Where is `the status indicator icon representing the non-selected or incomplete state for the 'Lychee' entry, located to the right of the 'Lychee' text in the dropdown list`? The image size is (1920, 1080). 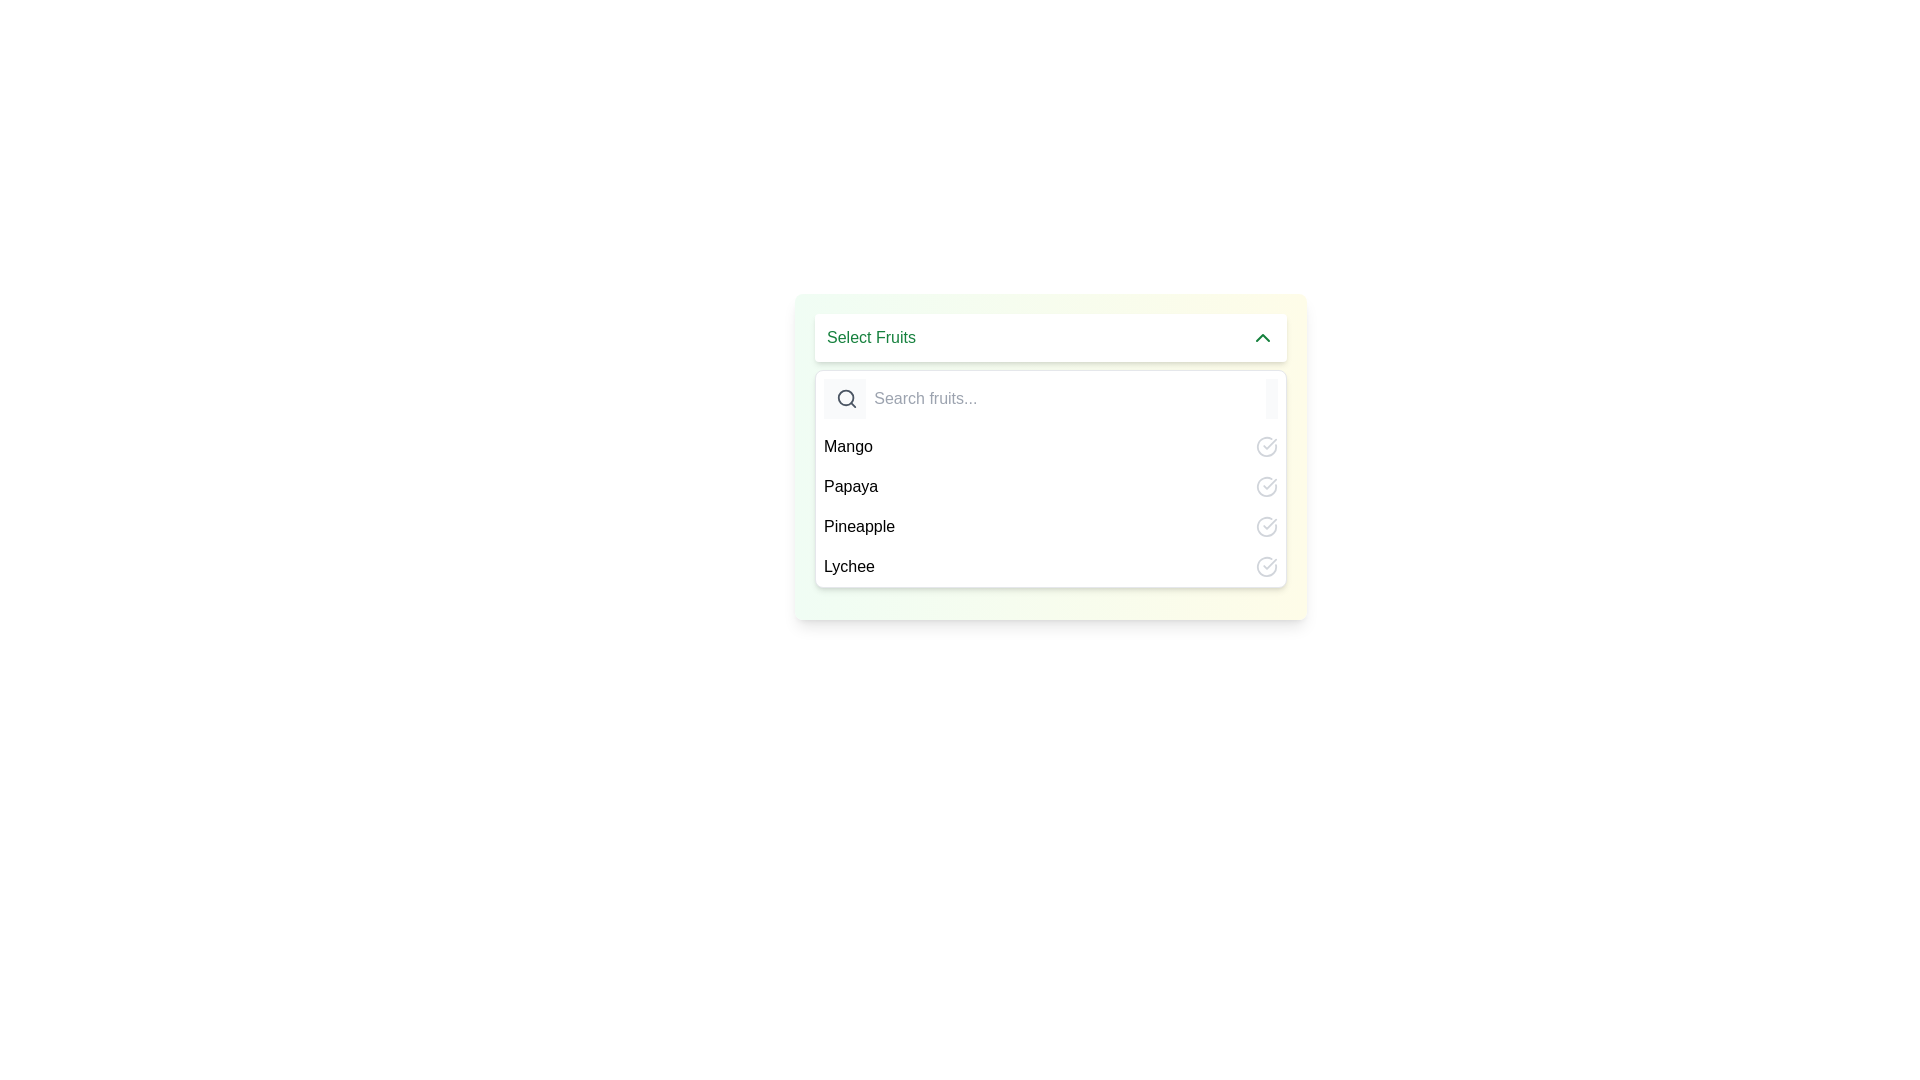
the status indicator icon representing the non-selected or incomplete state for the 'Lychee' entry, located to the right of the 'Lychee' text in the dropdown list is located at coordinates (1266, 567).